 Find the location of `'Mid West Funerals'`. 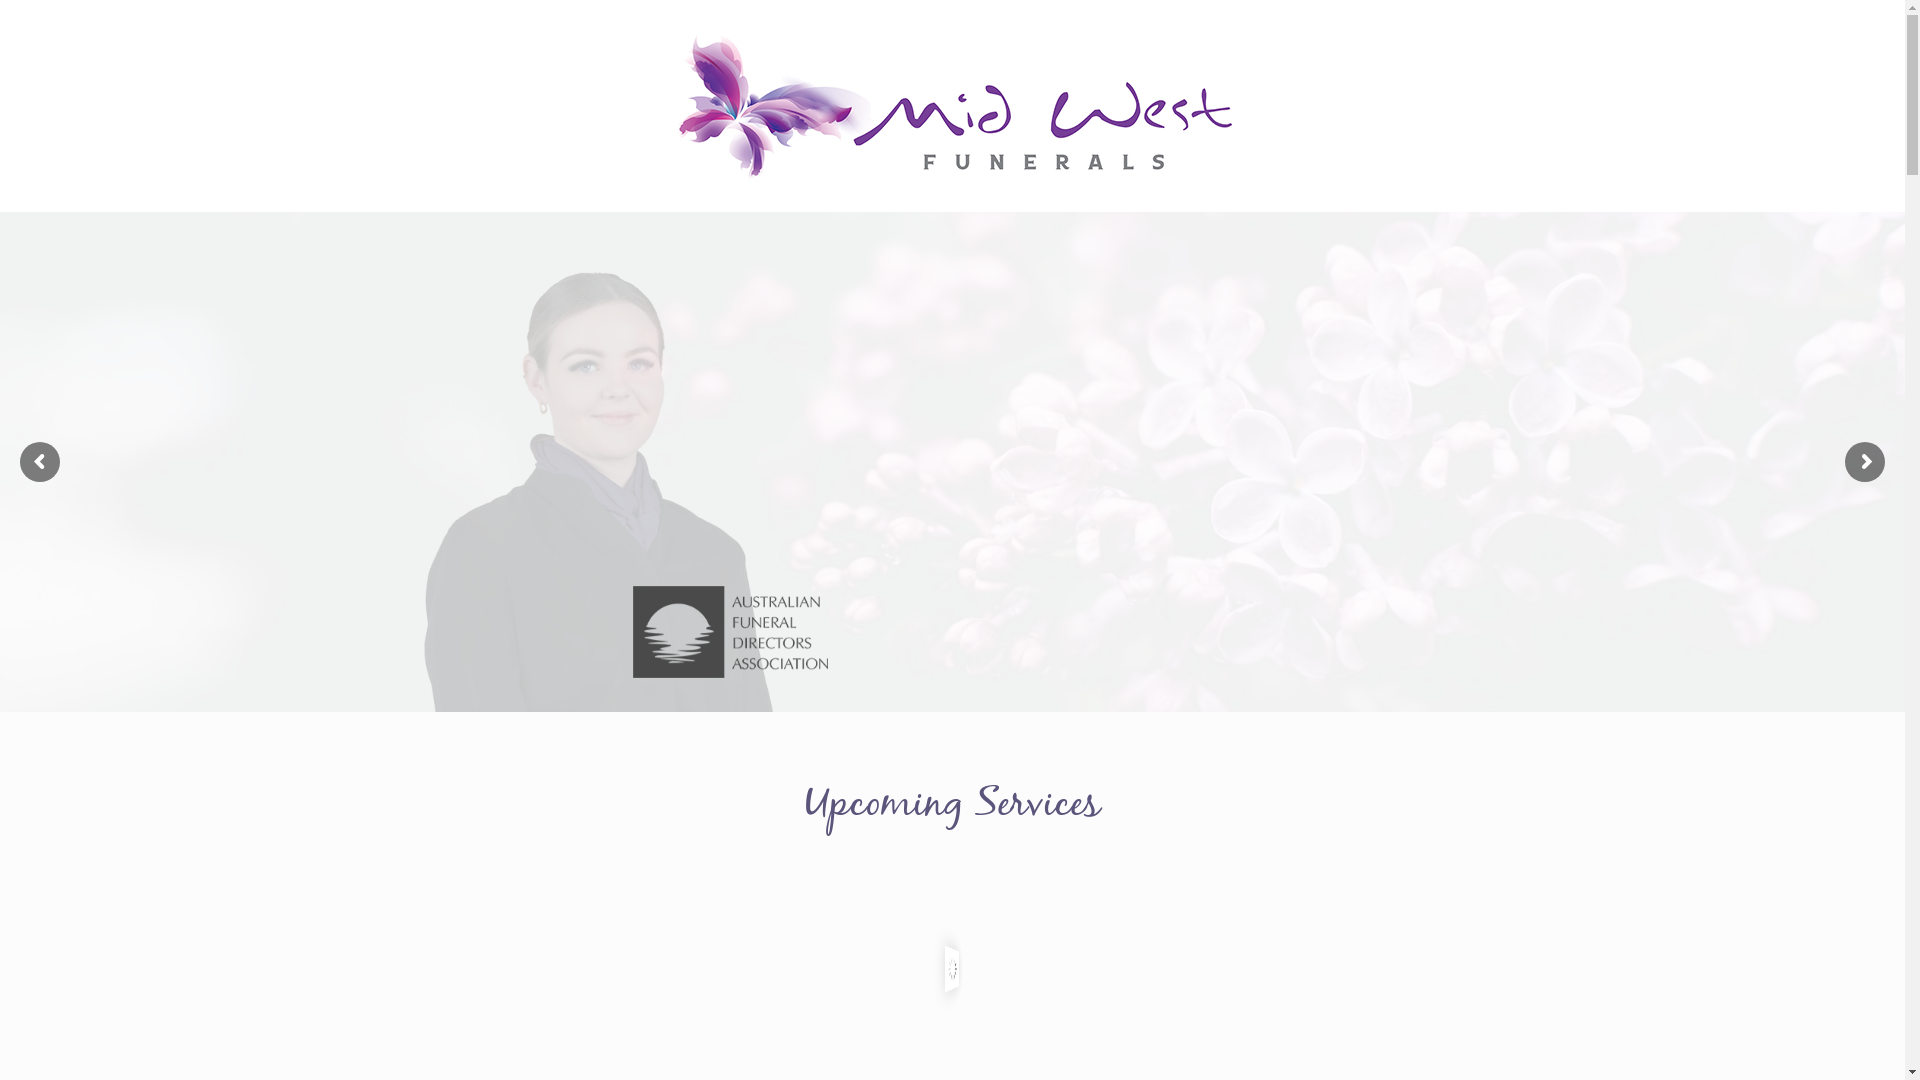

'Mid West Funerals' is located at coordinates (951, 105).